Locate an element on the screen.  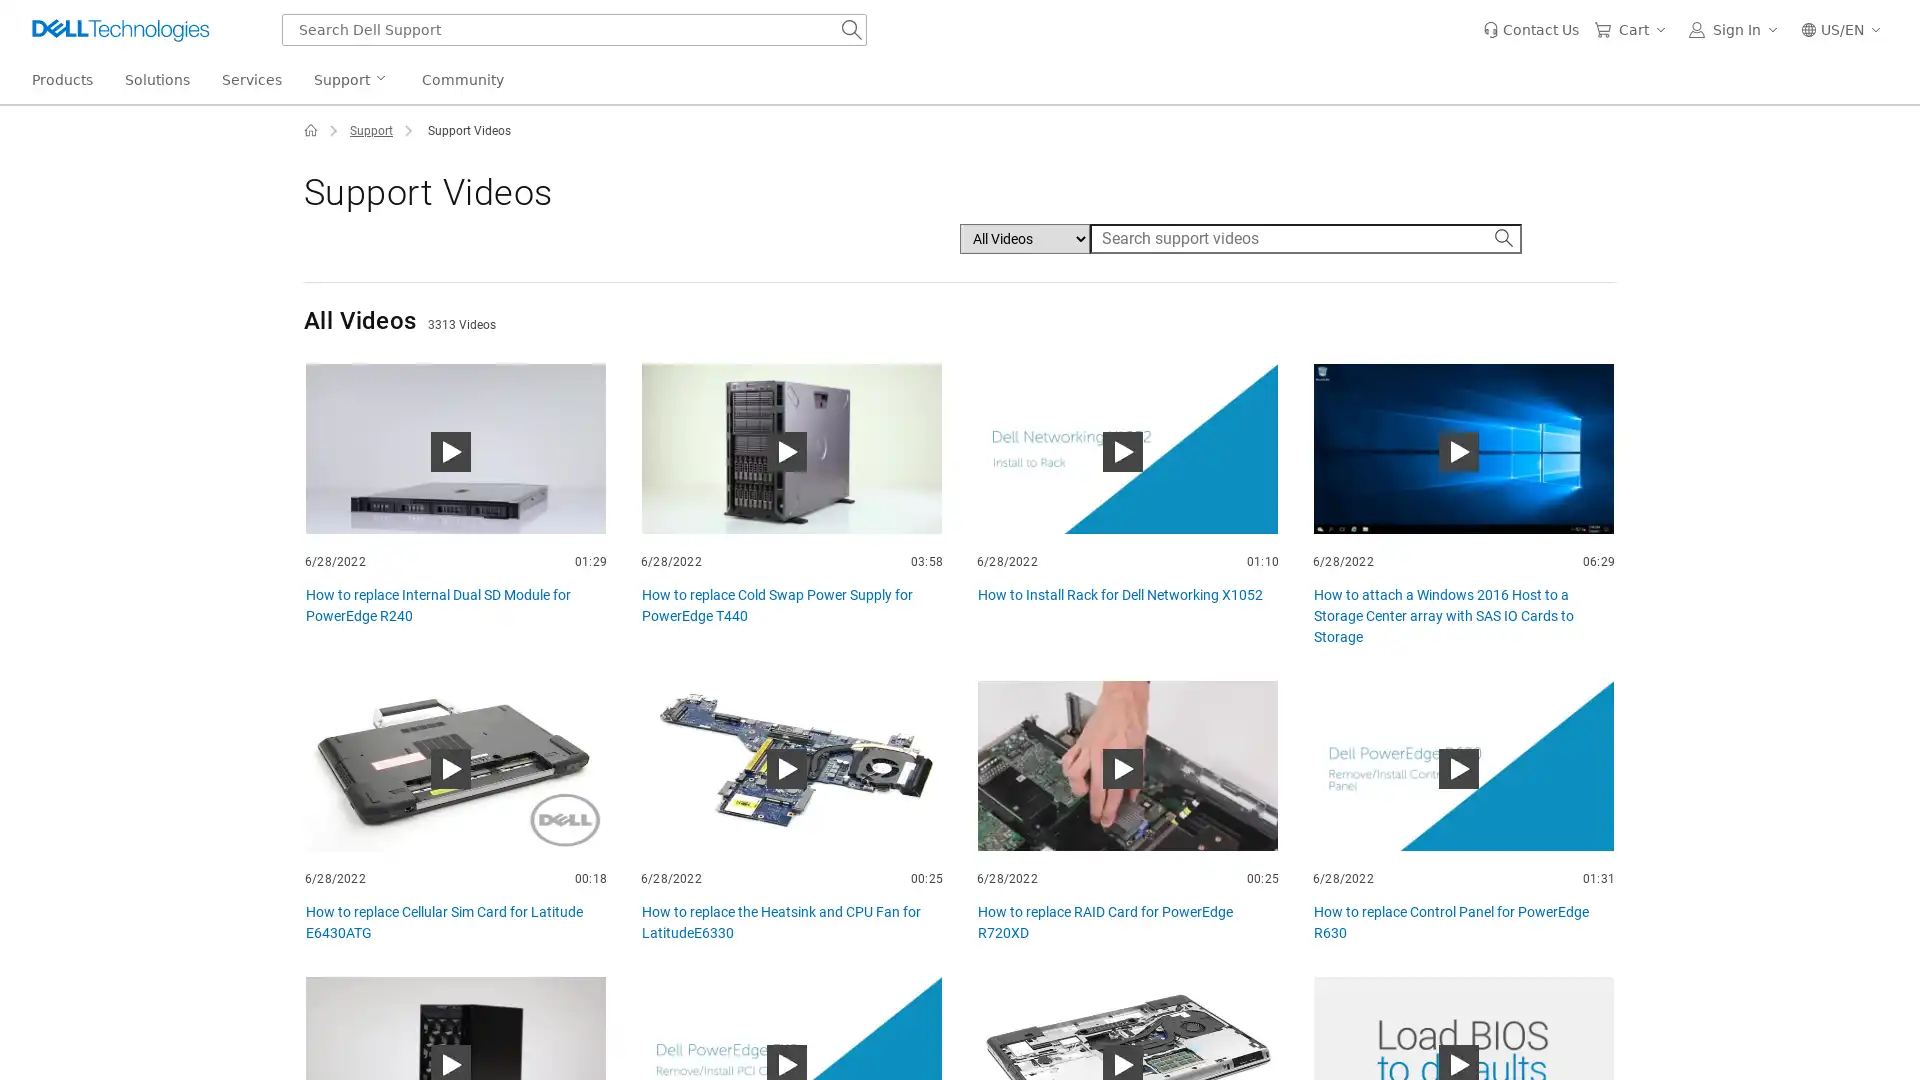
How to replace Control Panel for PowerEdge R630 is located at coordinates (1464, 922).